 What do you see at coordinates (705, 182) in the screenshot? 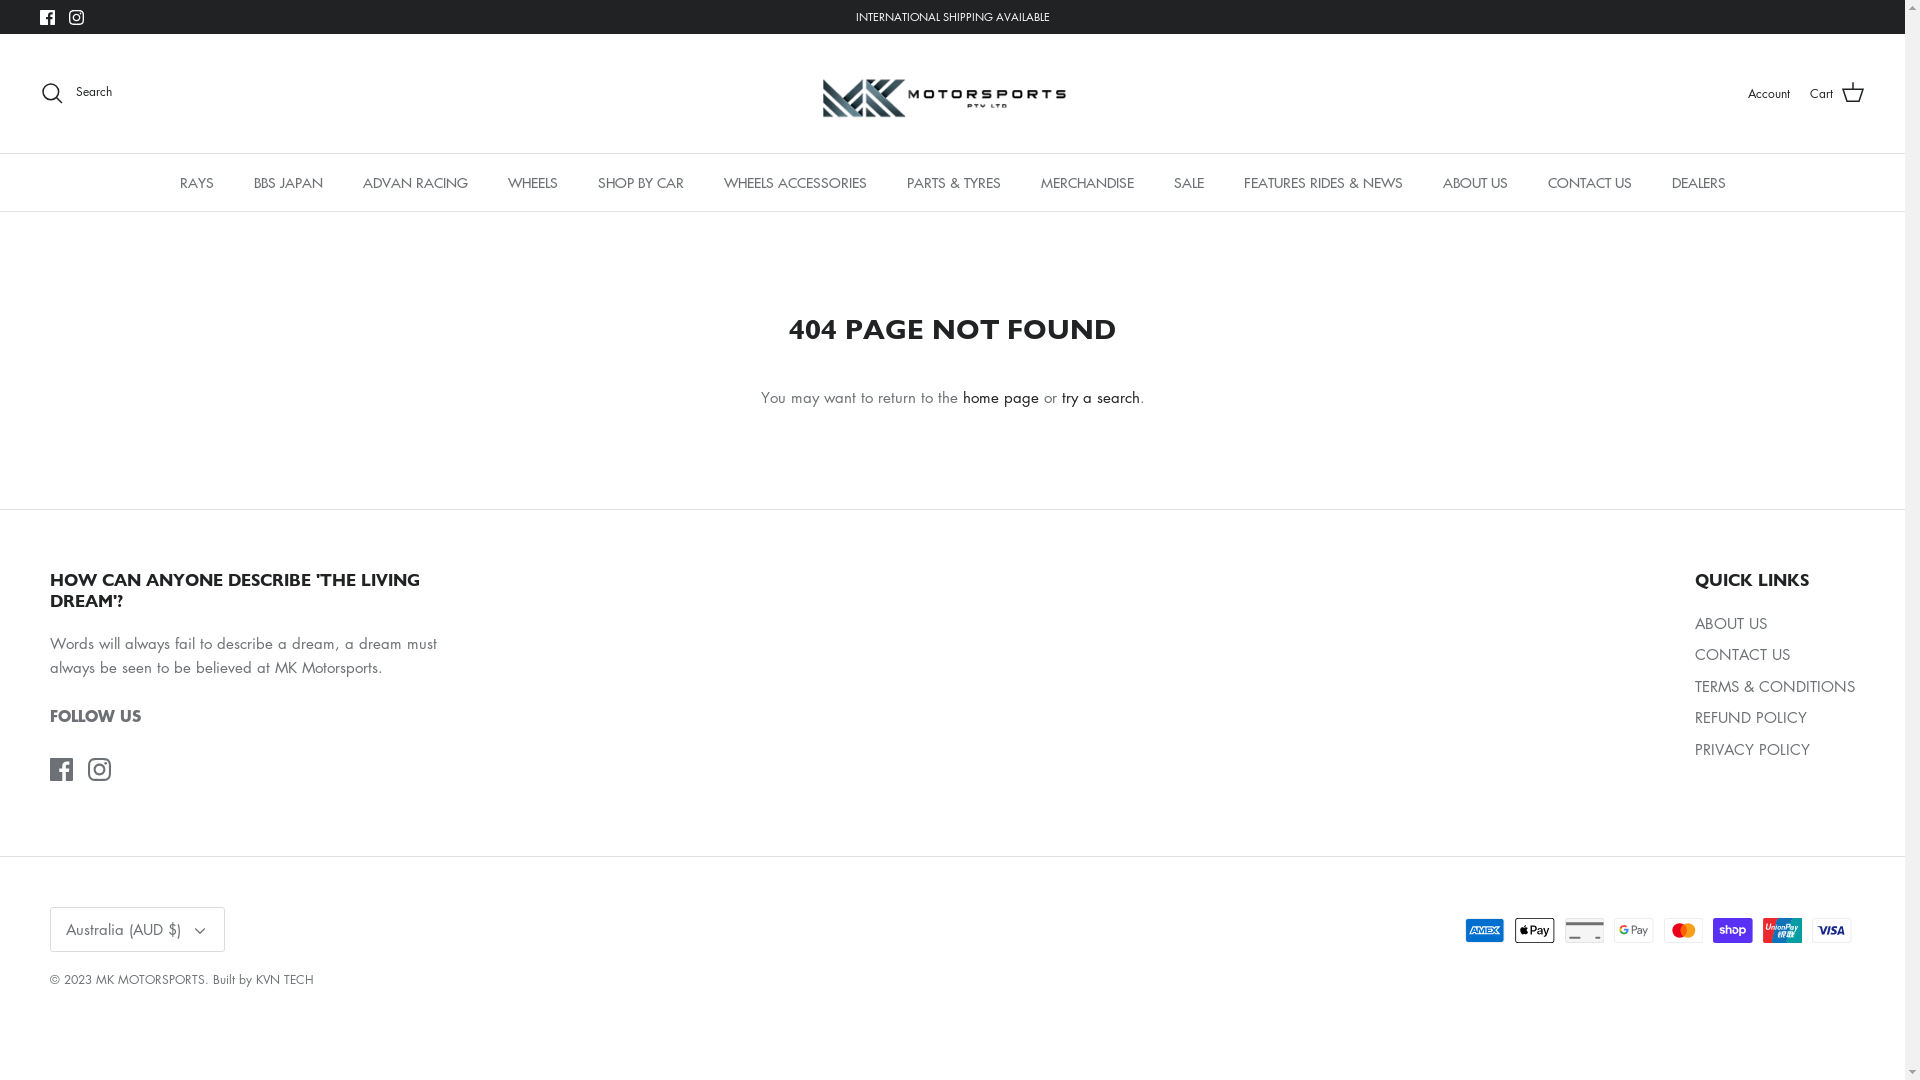
I see `'WHEELS ACCESSORIES'` at bounding box center [705, 182].